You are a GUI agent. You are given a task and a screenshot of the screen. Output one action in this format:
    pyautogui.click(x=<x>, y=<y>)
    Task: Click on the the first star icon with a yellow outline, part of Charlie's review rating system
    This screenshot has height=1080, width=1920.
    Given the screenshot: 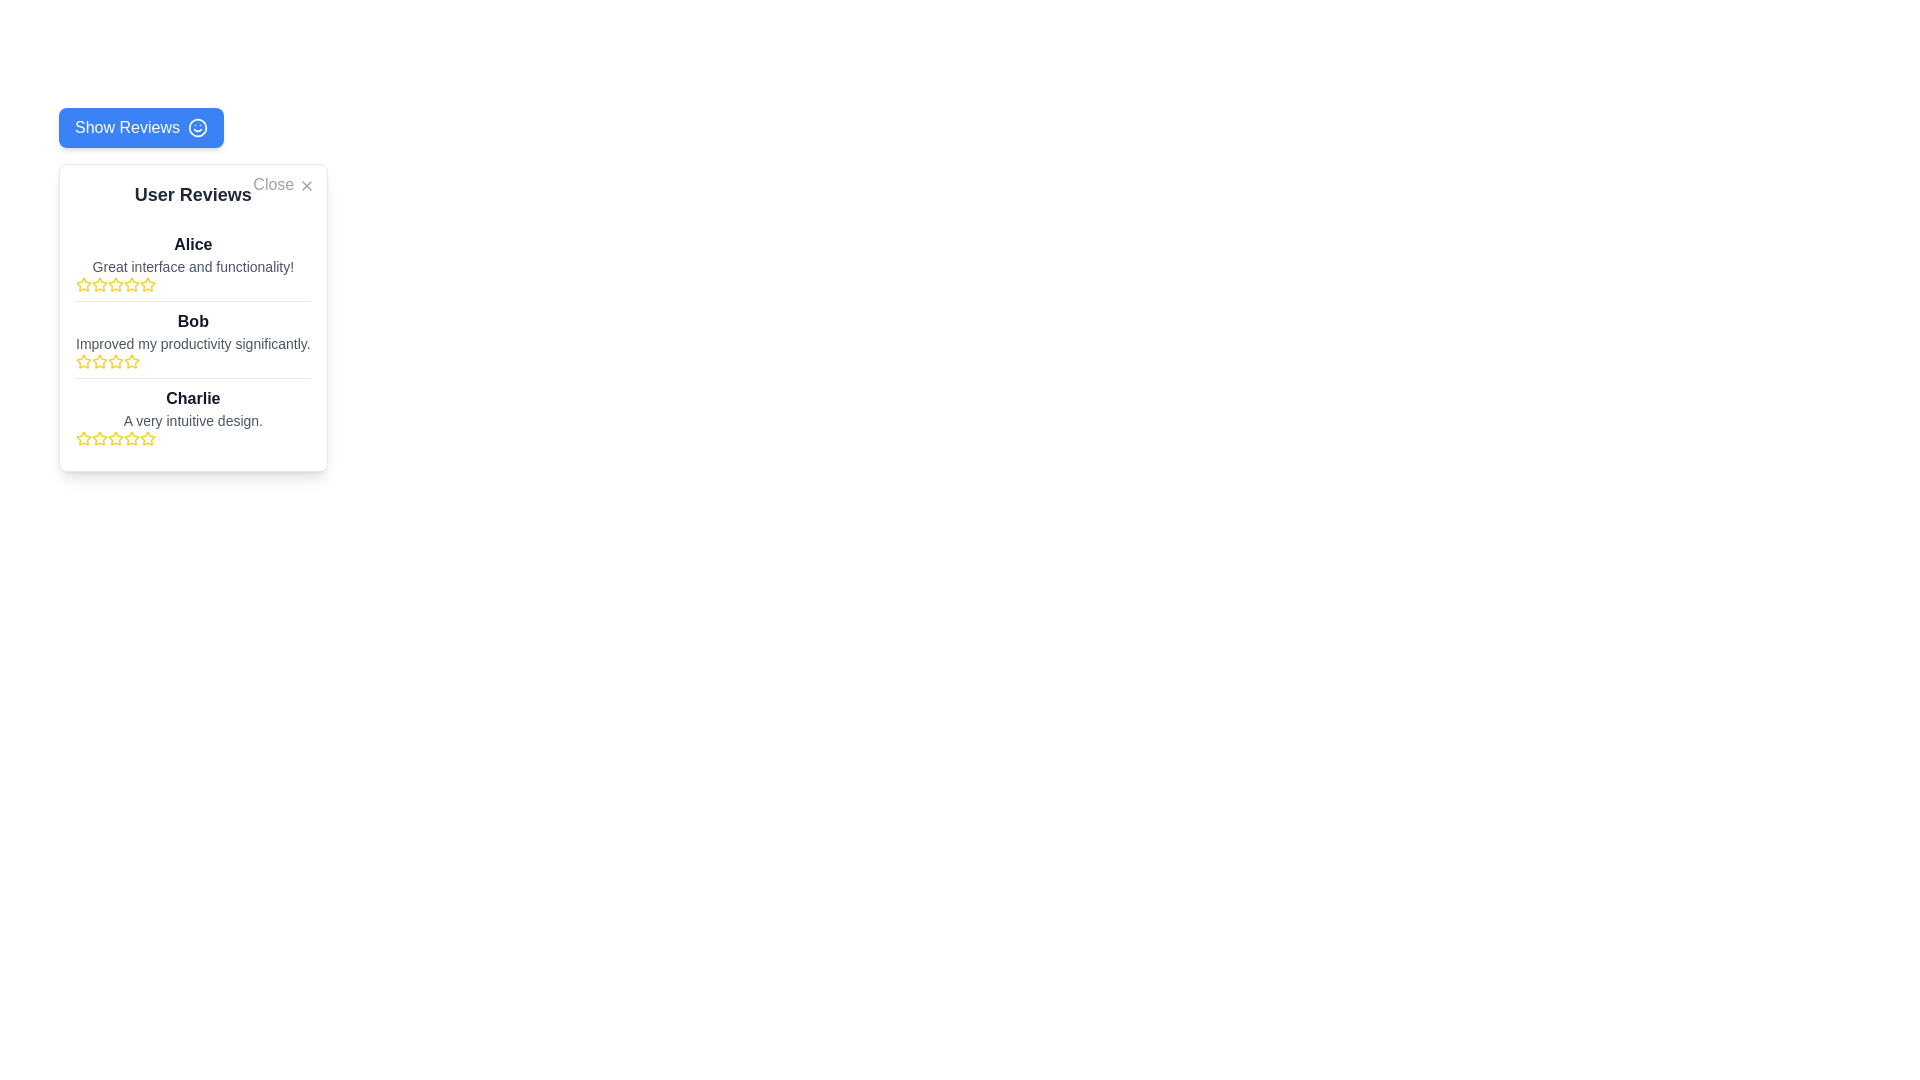 What is the action you would take?
    pyautogui.click(x=82, y=437)
    